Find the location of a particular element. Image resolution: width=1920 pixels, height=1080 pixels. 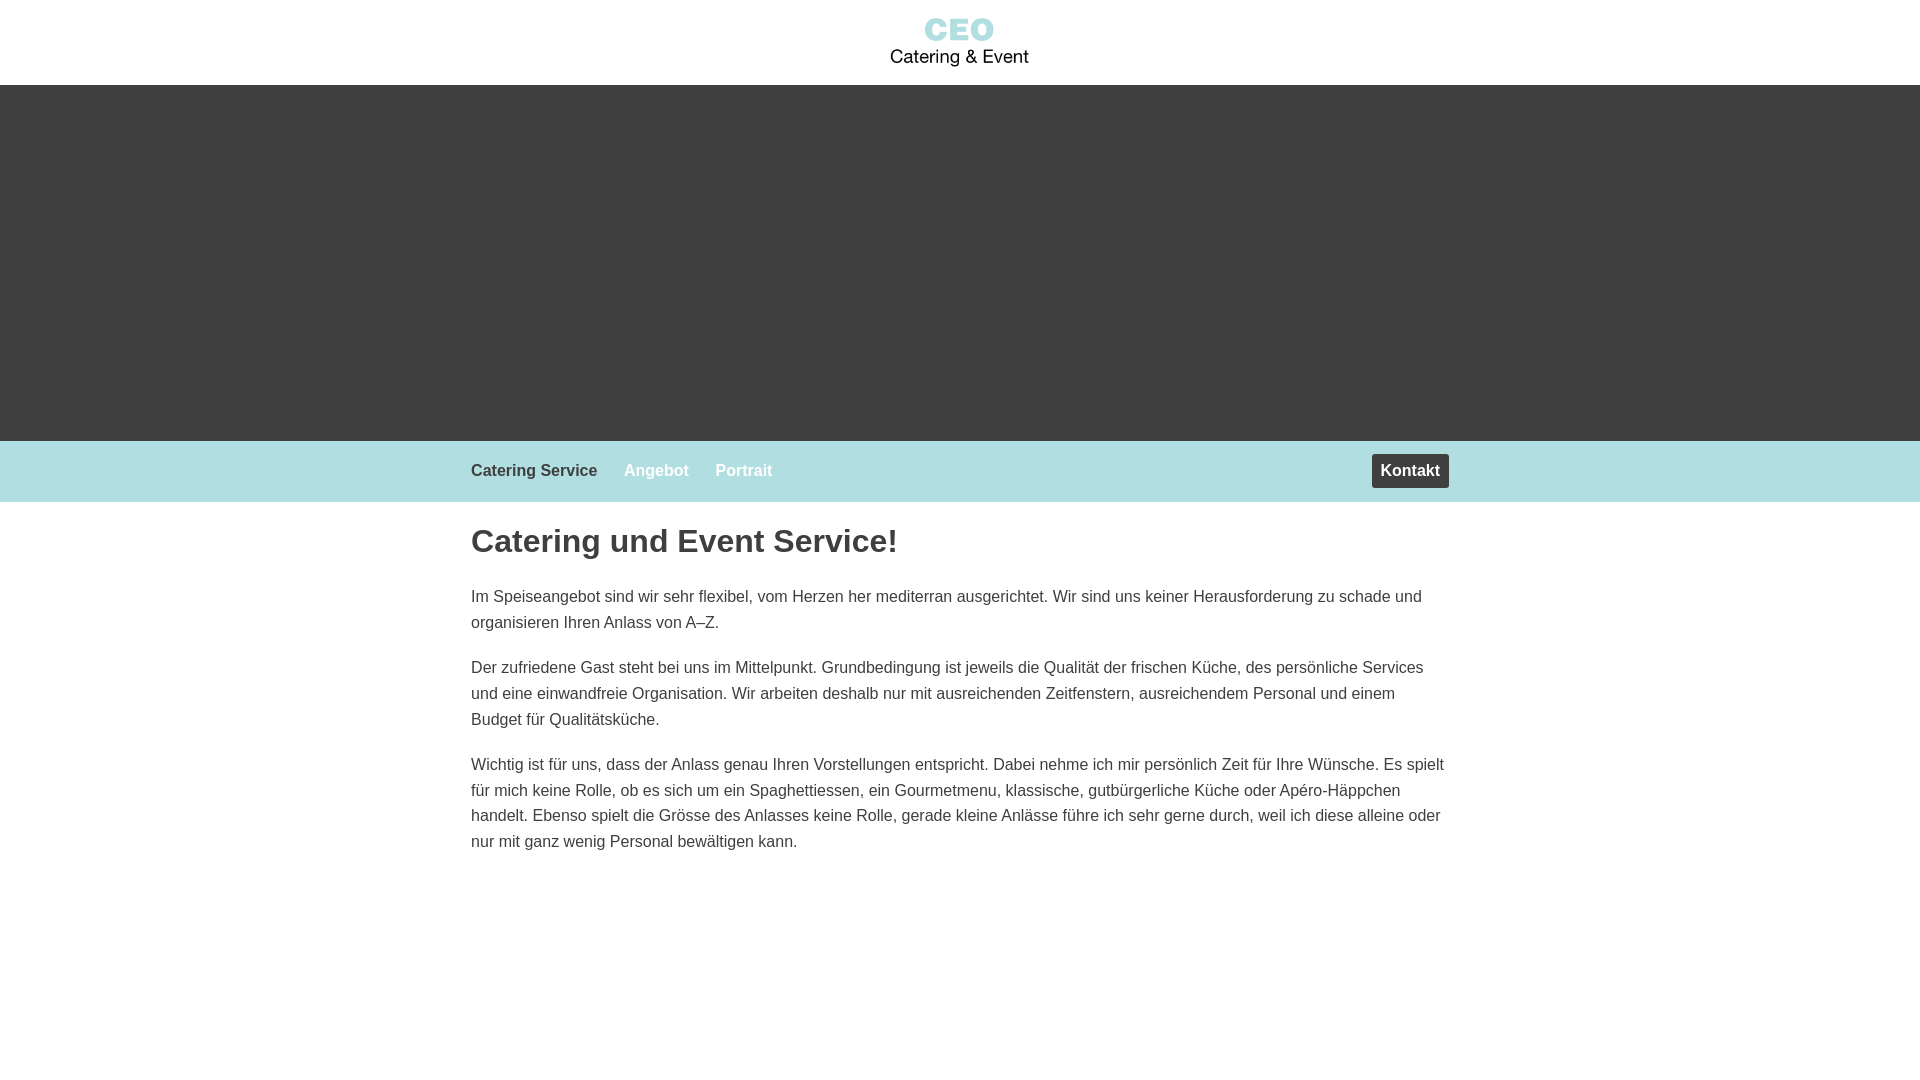

'Catering Service' is located at coordinates (538, 470).